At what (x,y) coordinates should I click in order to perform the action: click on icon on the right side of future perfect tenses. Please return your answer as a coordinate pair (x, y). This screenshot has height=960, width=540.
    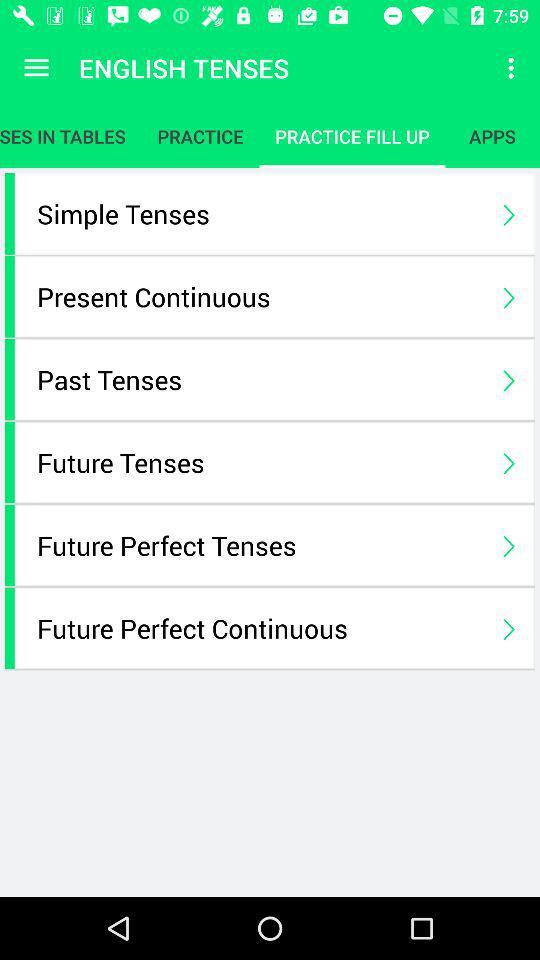
    Looking at the image, I should click on (508, 545).